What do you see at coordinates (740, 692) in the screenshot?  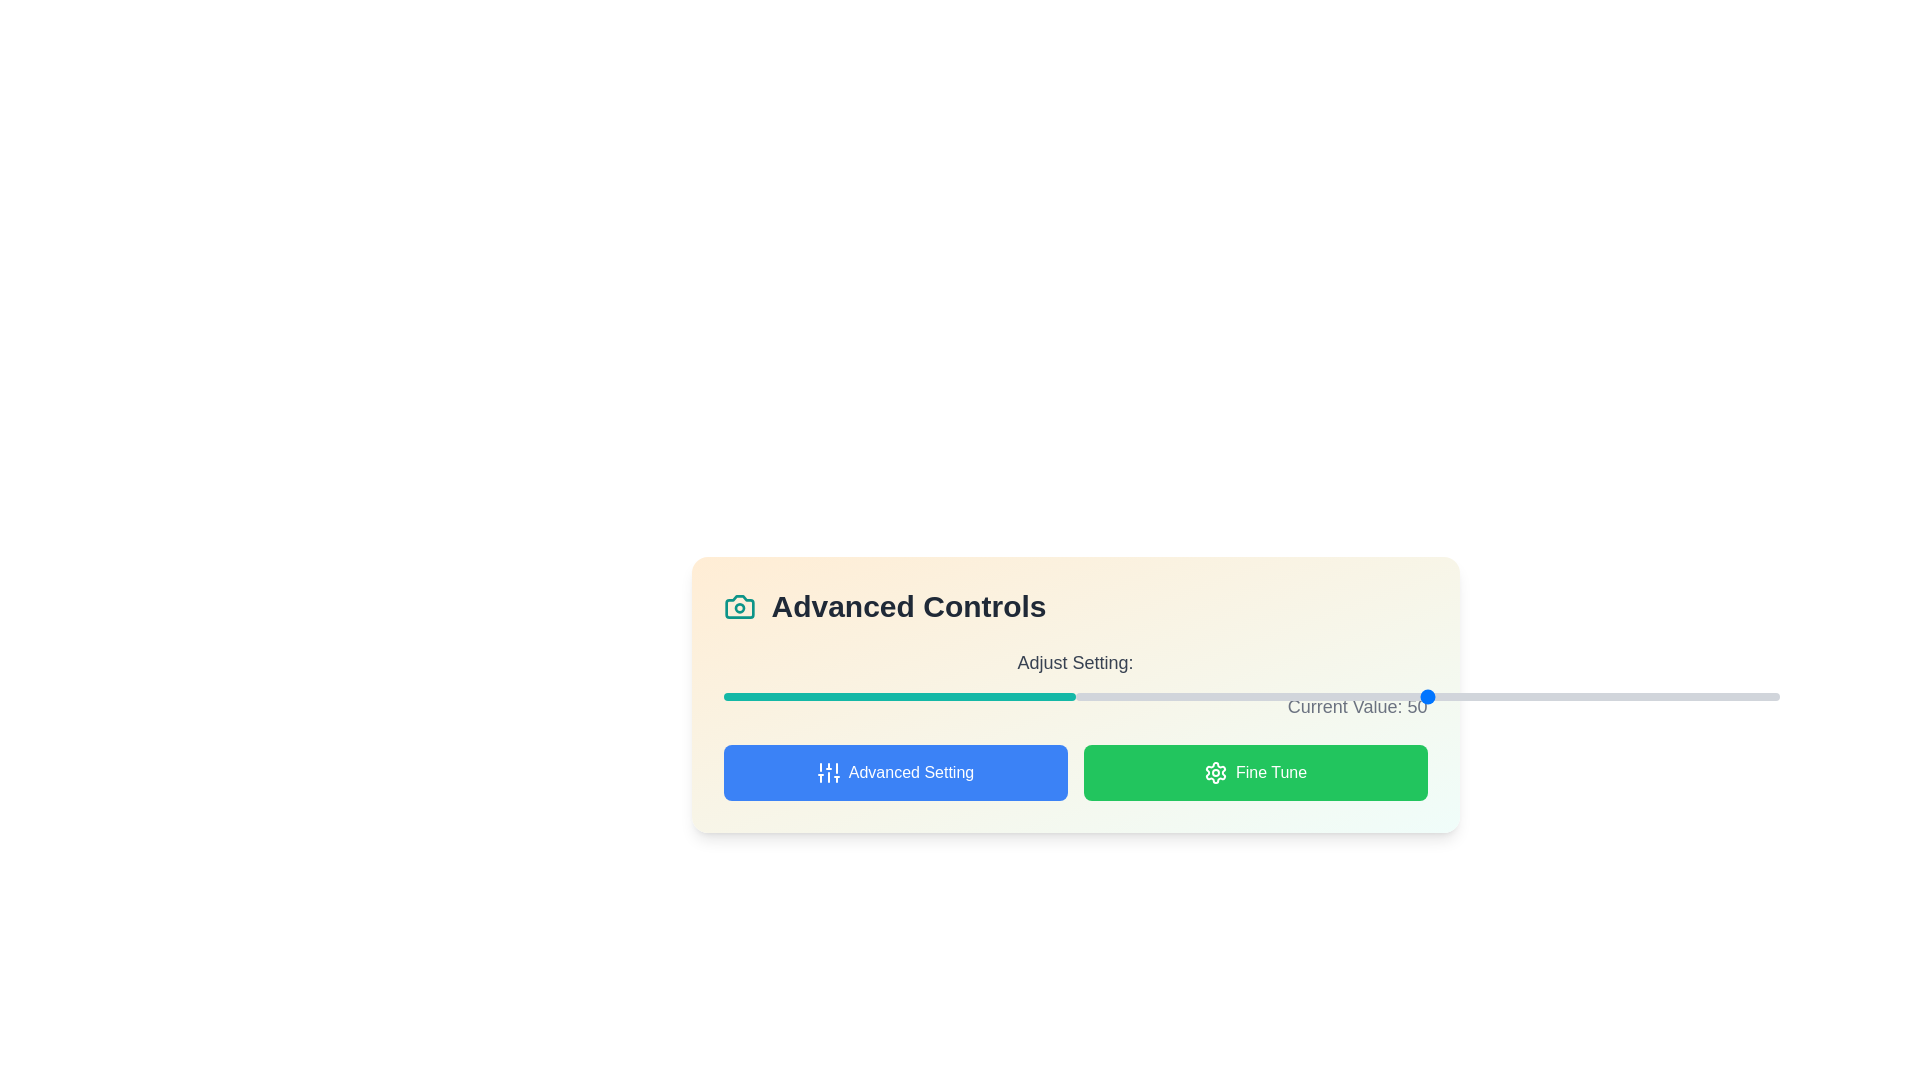 I see `the slider` at bounding box center [740, 692].